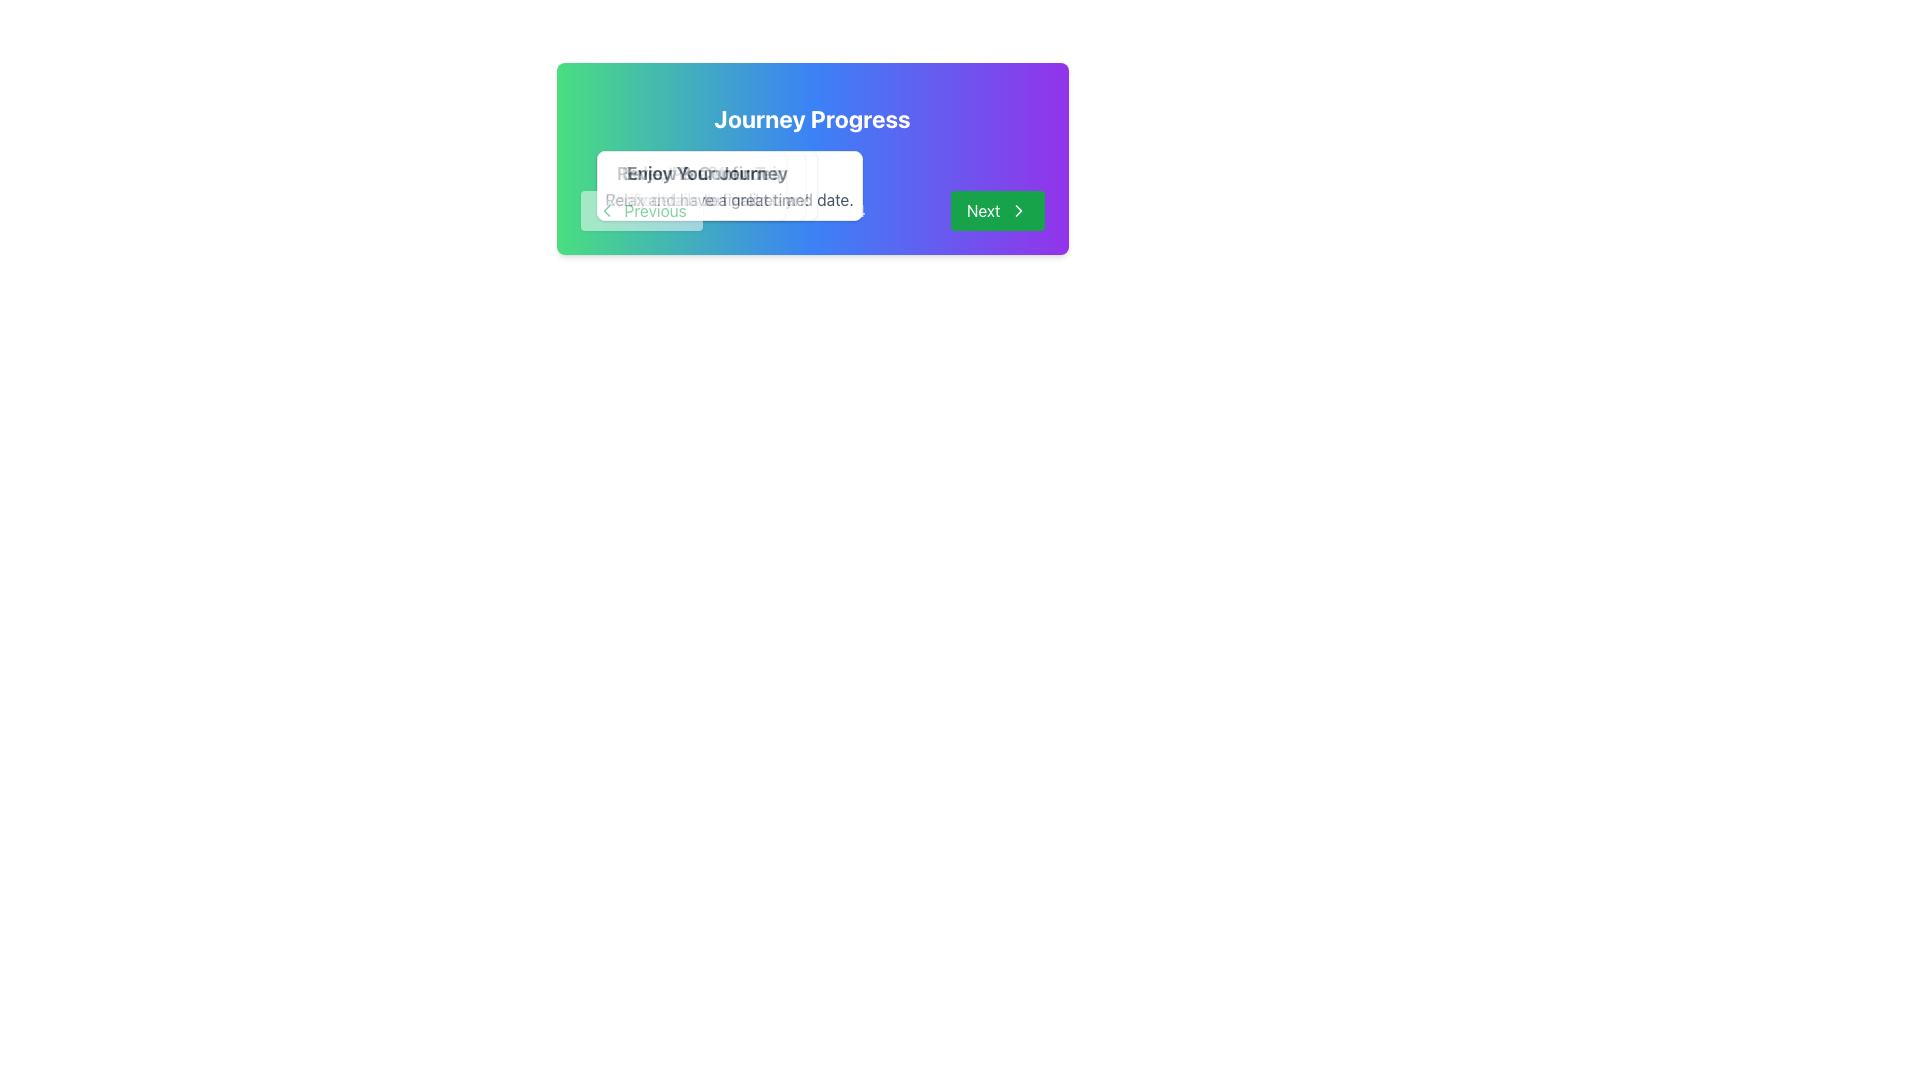 Image resolution: width=1920 pixels, height=1080 pixels. What do you see at coordinates (812, 119) in the screenshot?
I see `the Header text labeled 'Journey Progress' that provides context for the section, located at the upper section of a card-like component` at bounding box center [812, 119].